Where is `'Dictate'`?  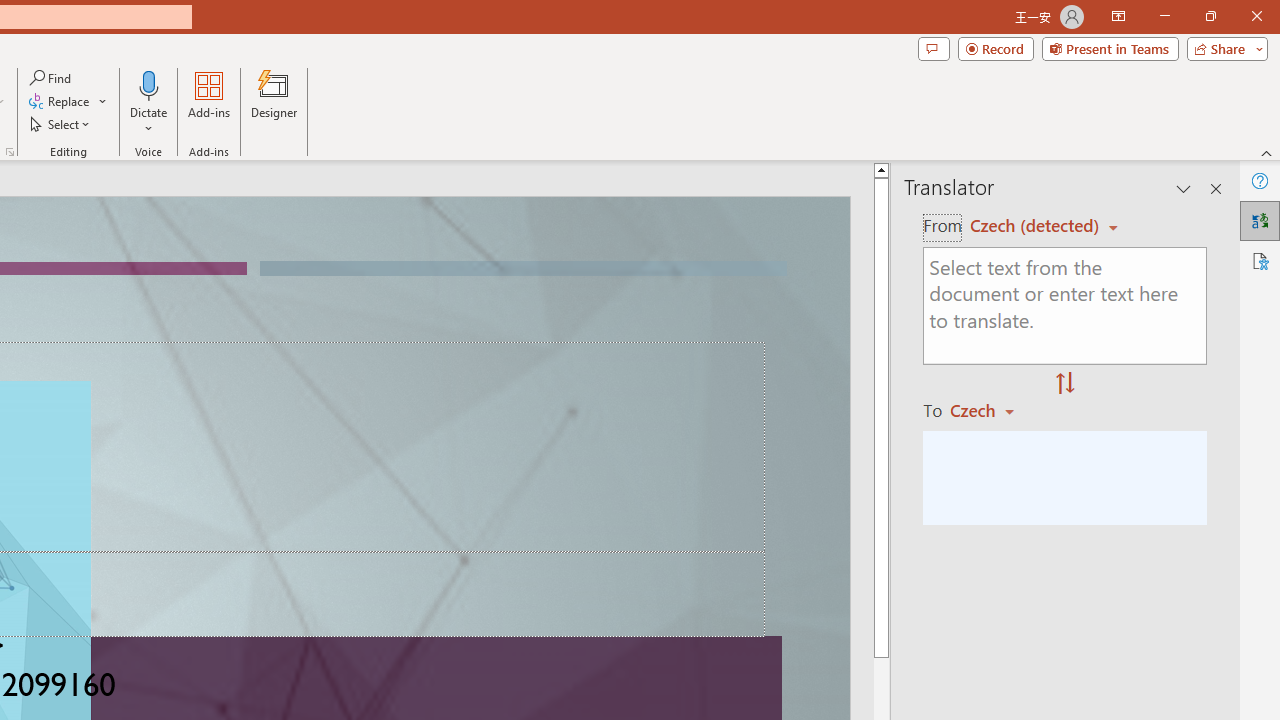 'Dictate' is located at coordinates (148, 103).